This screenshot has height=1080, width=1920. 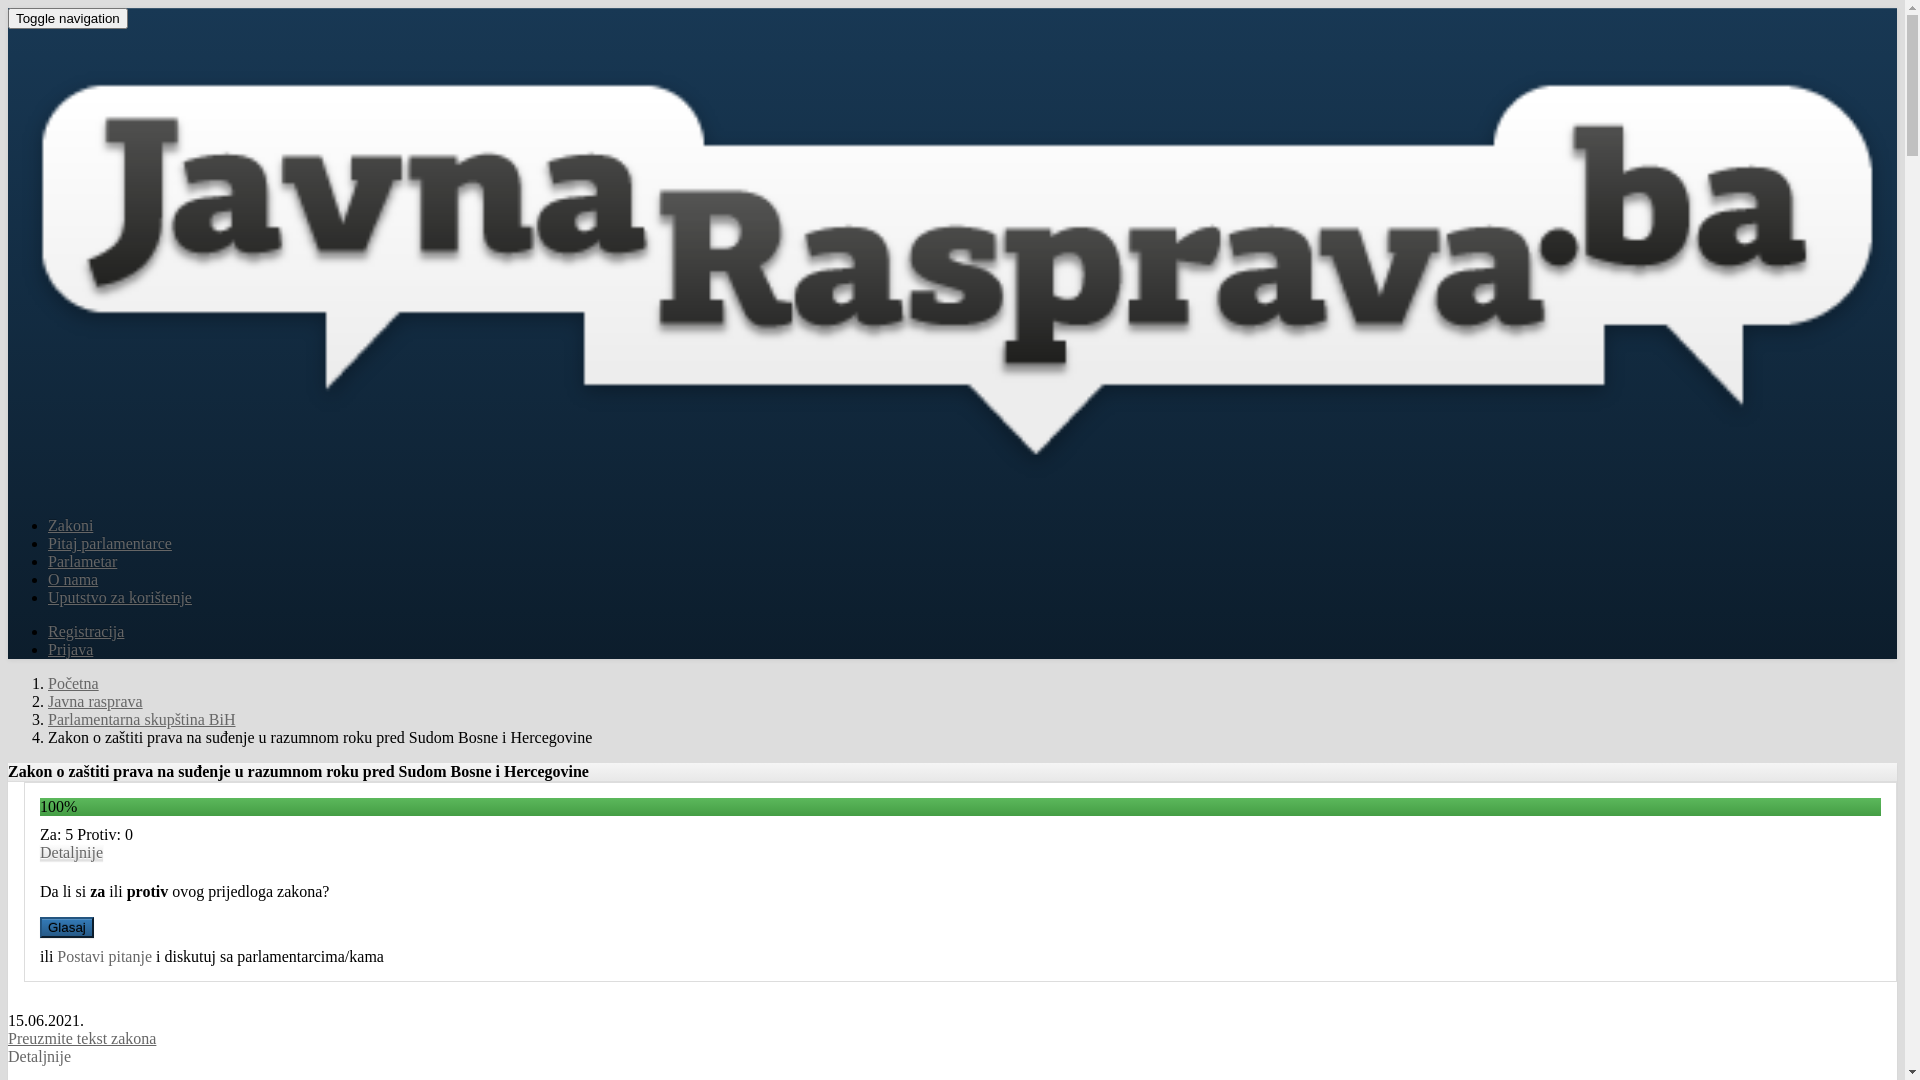 What do you see at coordinates (80, 1037) in the screenshot?
I see `'Preuzmite tekst zakona'` at bounding box center [80, 1037].